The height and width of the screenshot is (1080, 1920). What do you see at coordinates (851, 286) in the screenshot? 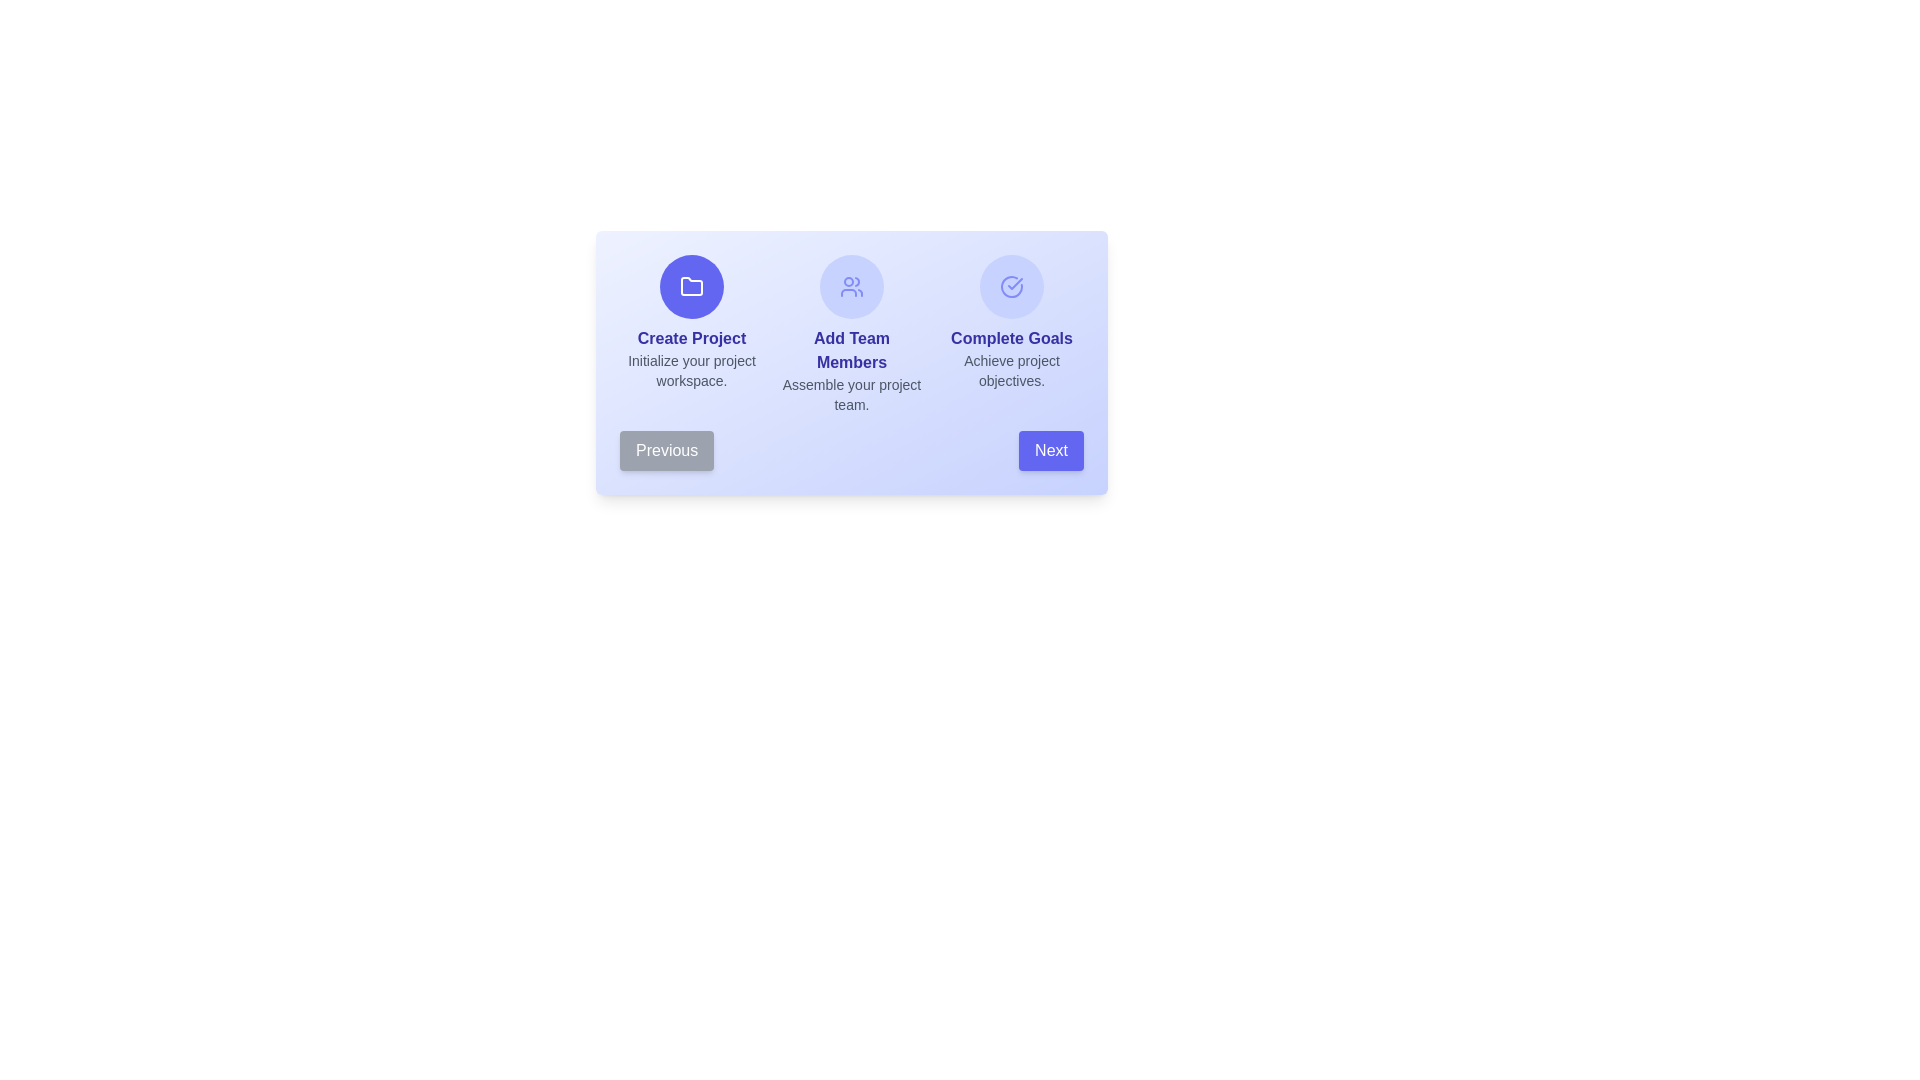
I see `the step icon corresponding to Add Team Members to view its description` at bounding box center [851, 286].